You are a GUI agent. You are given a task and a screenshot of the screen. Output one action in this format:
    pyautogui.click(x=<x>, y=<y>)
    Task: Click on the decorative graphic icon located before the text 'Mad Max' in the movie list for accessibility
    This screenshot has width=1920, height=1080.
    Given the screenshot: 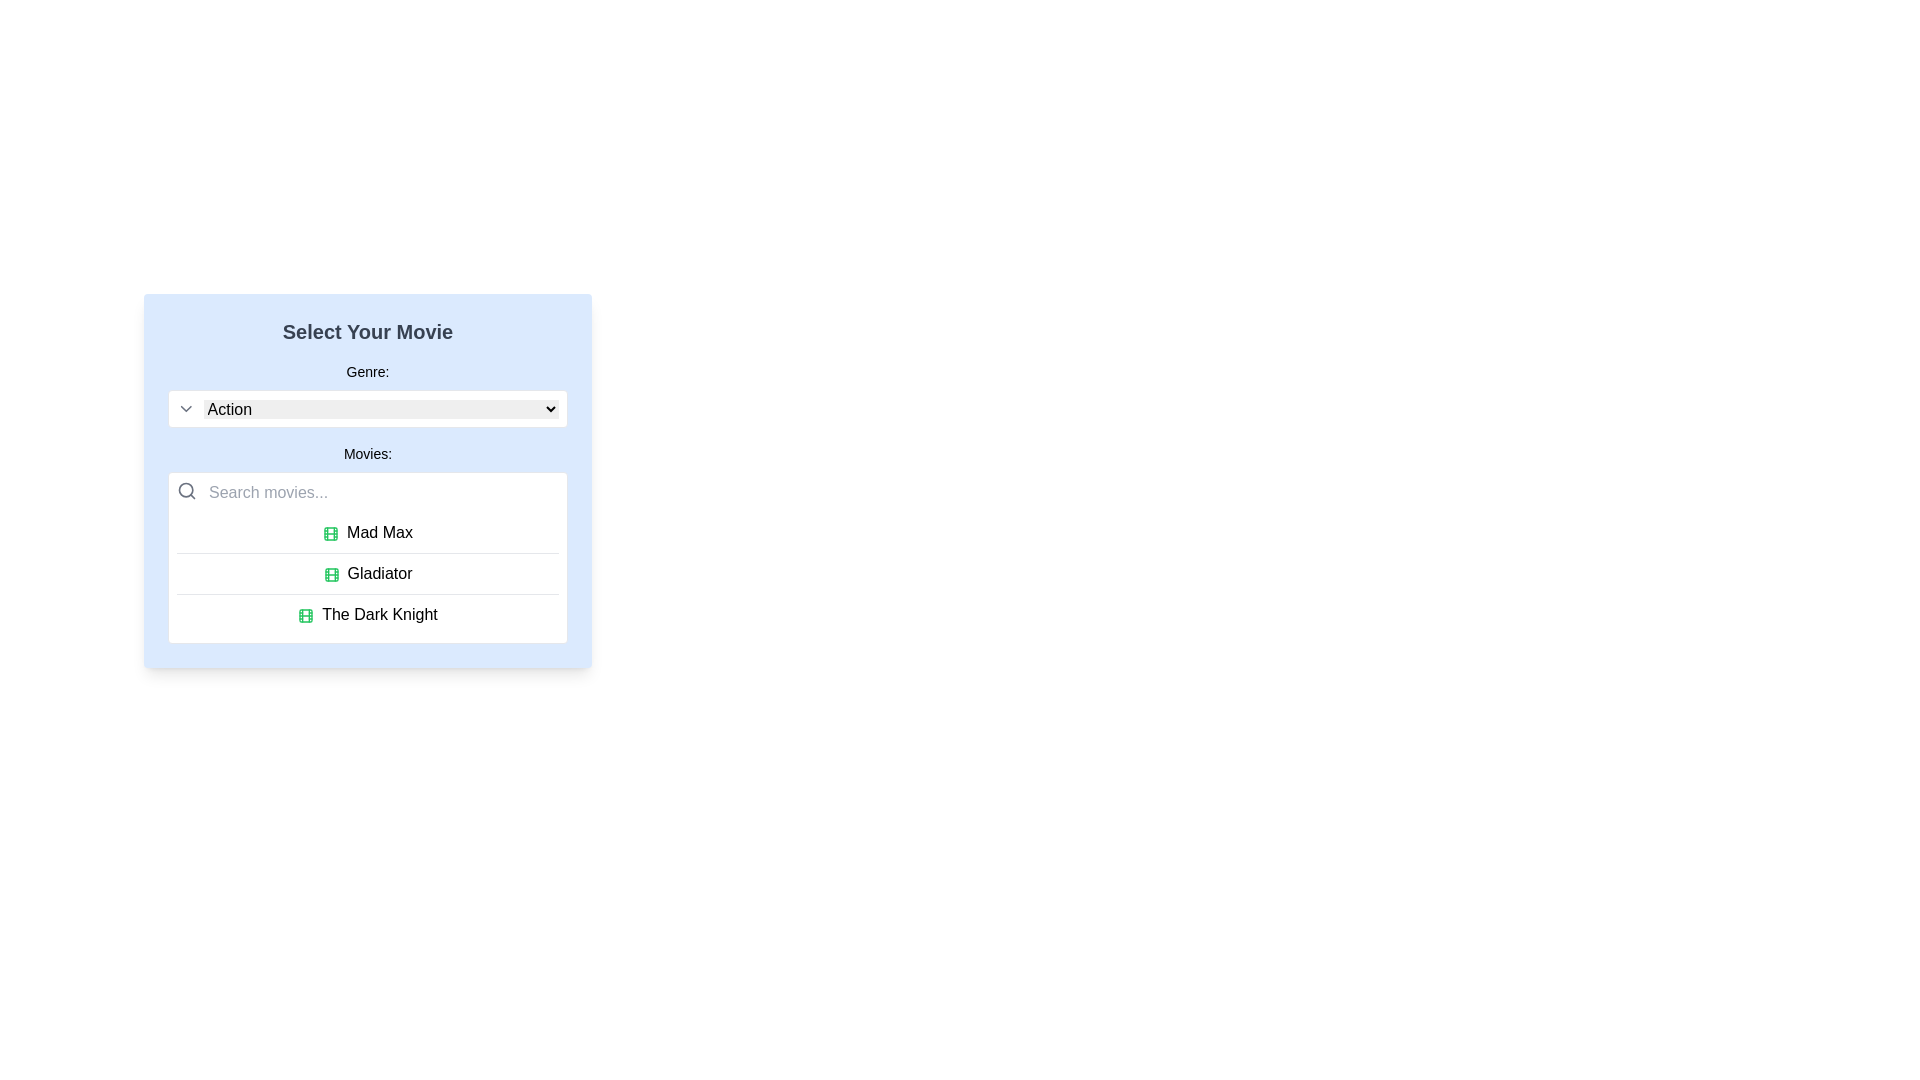 What is the action you would take?
    pyautogui.click(x=331, y=532)
    